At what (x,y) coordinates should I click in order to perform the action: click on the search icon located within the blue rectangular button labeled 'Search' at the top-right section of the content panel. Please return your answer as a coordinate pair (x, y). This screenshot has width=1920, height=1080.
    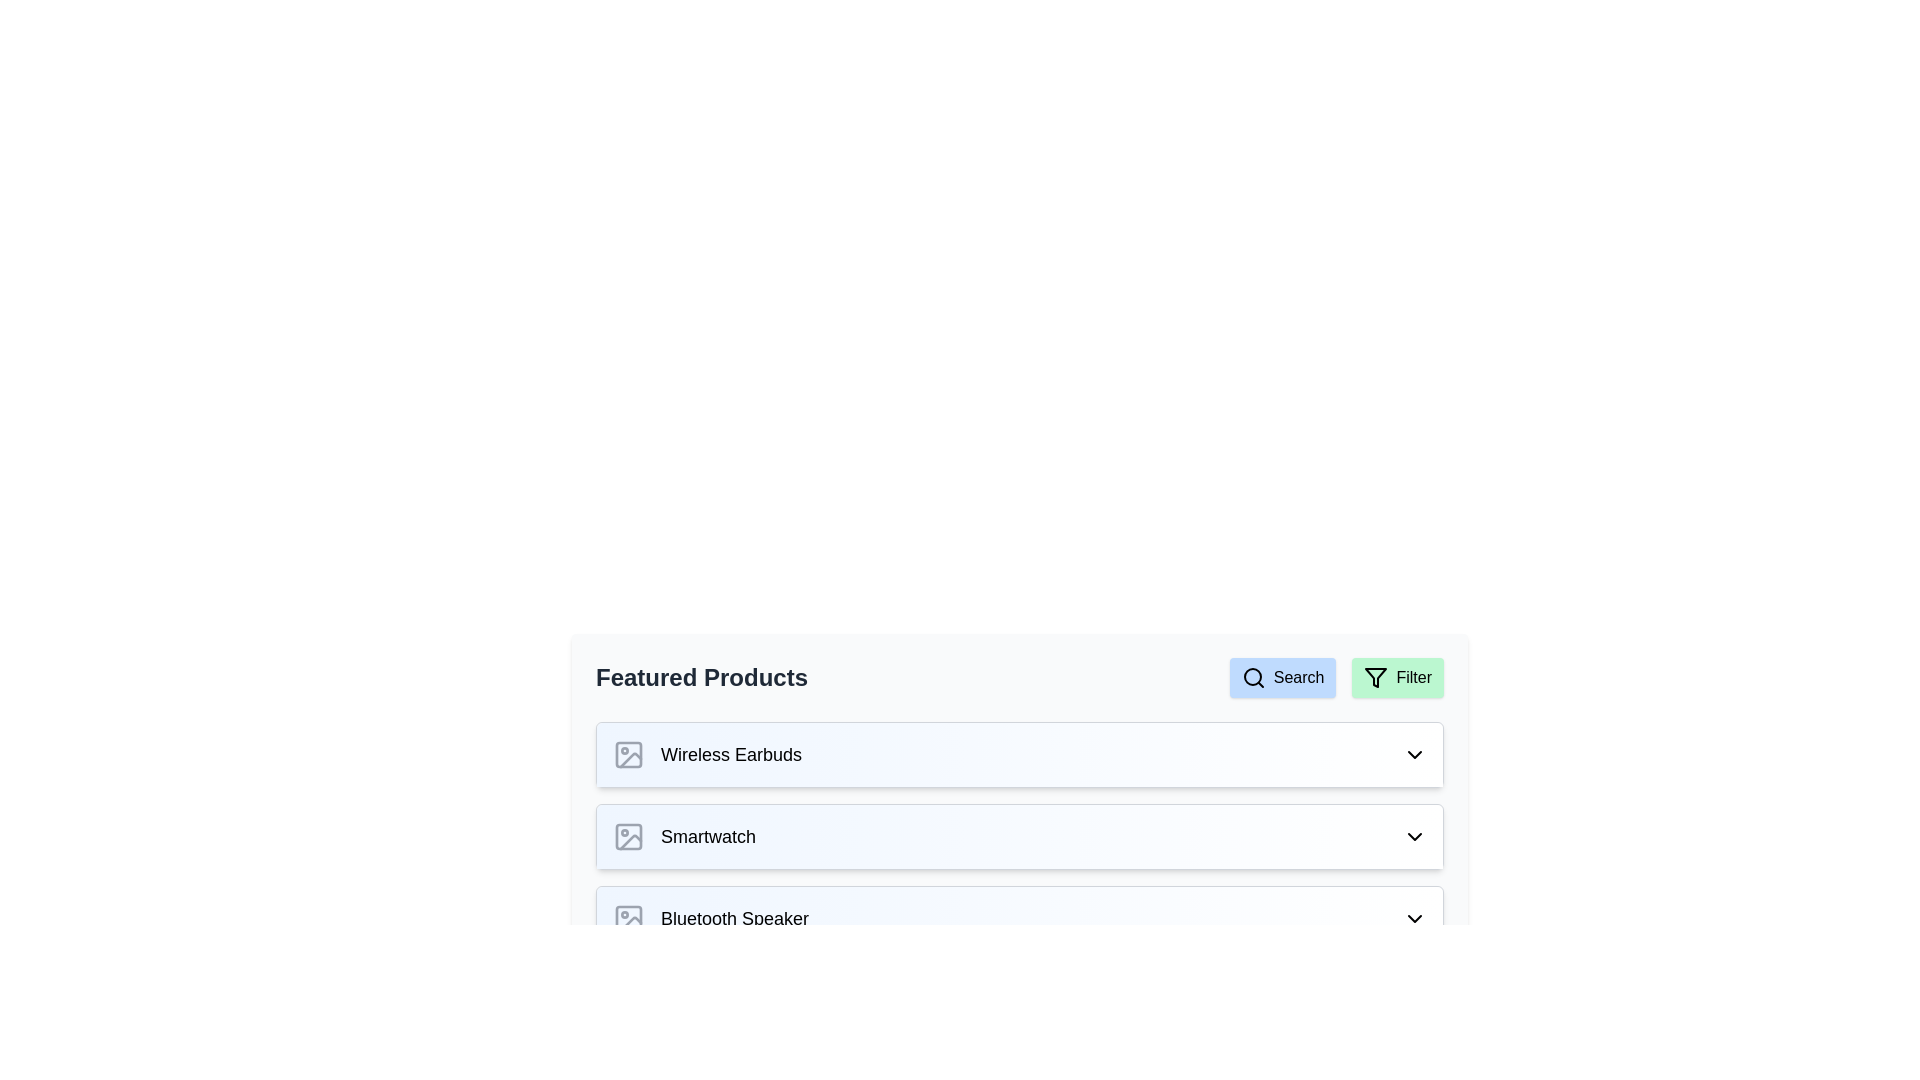
    Looking at the image, I should click on (1252, 677).